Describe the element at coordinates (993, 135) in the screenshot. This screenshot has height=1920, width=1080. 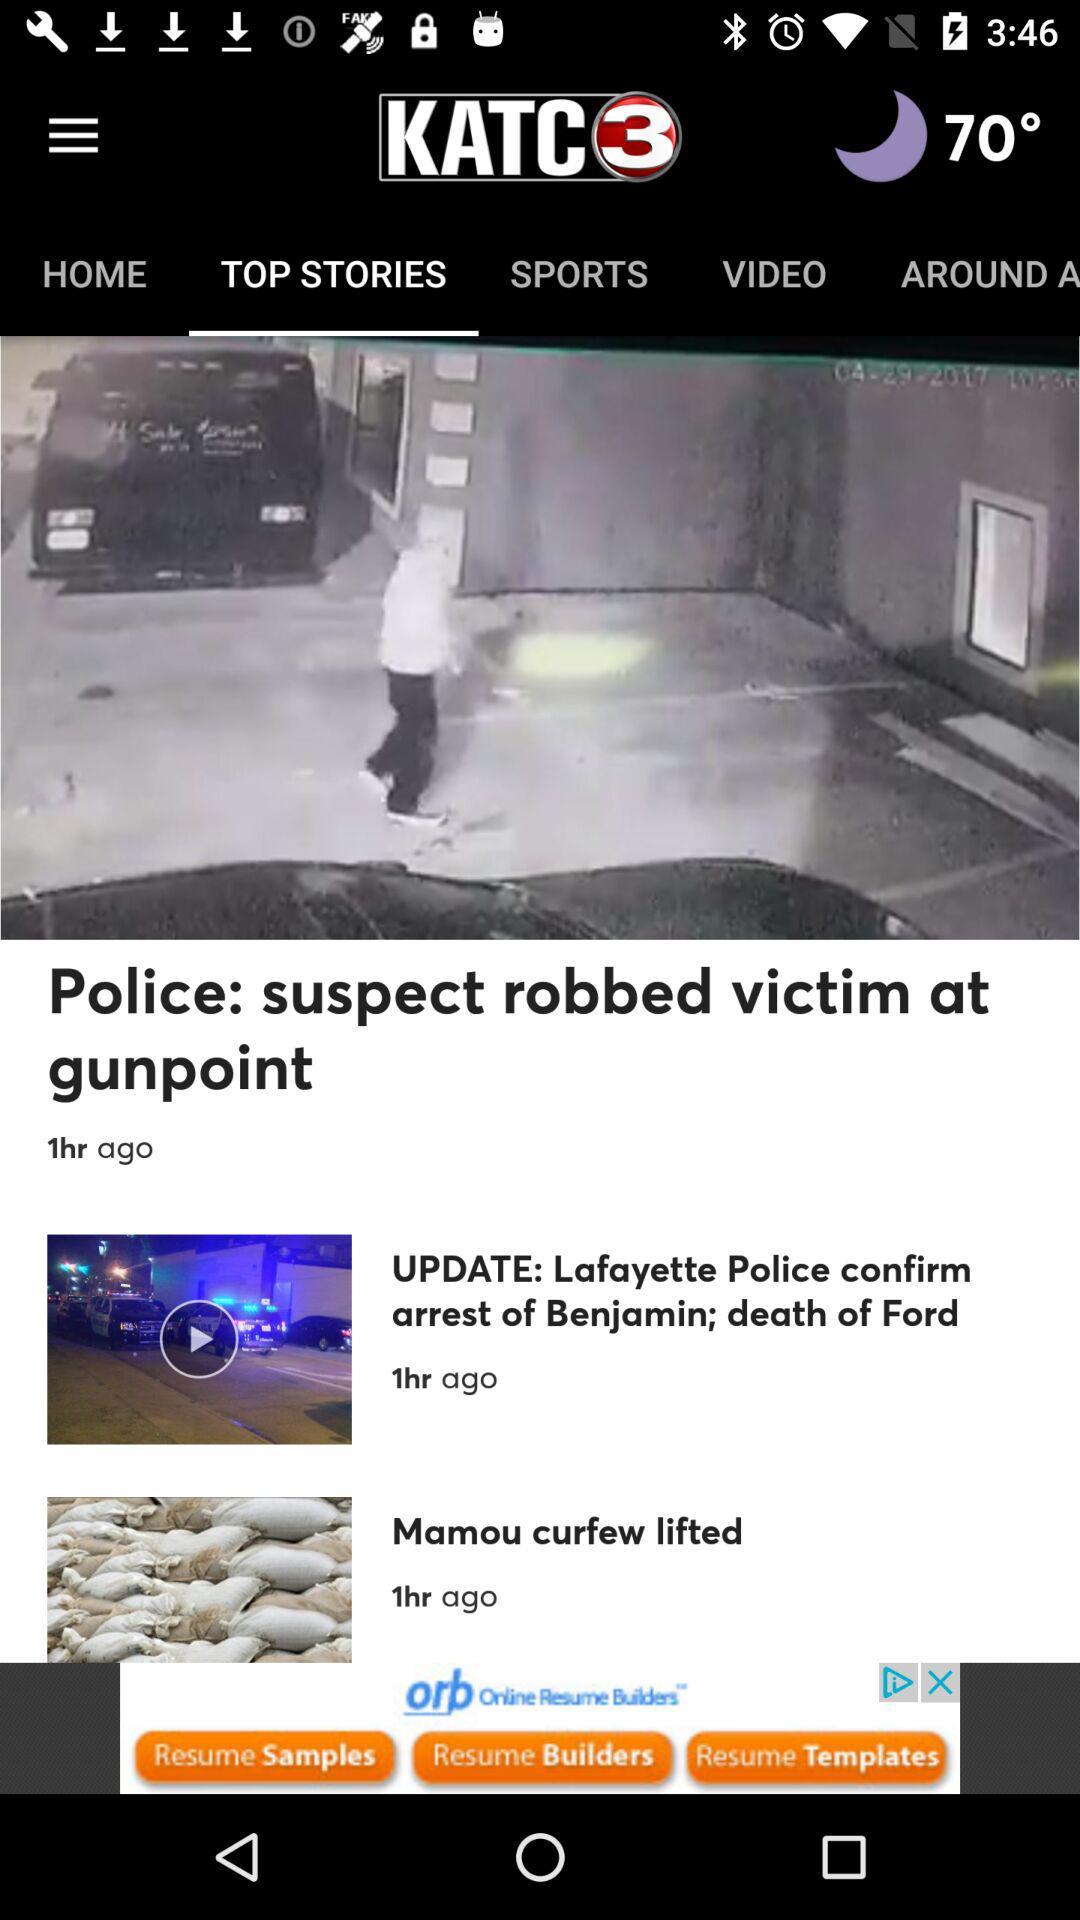
I see `70 at top right` at that location.